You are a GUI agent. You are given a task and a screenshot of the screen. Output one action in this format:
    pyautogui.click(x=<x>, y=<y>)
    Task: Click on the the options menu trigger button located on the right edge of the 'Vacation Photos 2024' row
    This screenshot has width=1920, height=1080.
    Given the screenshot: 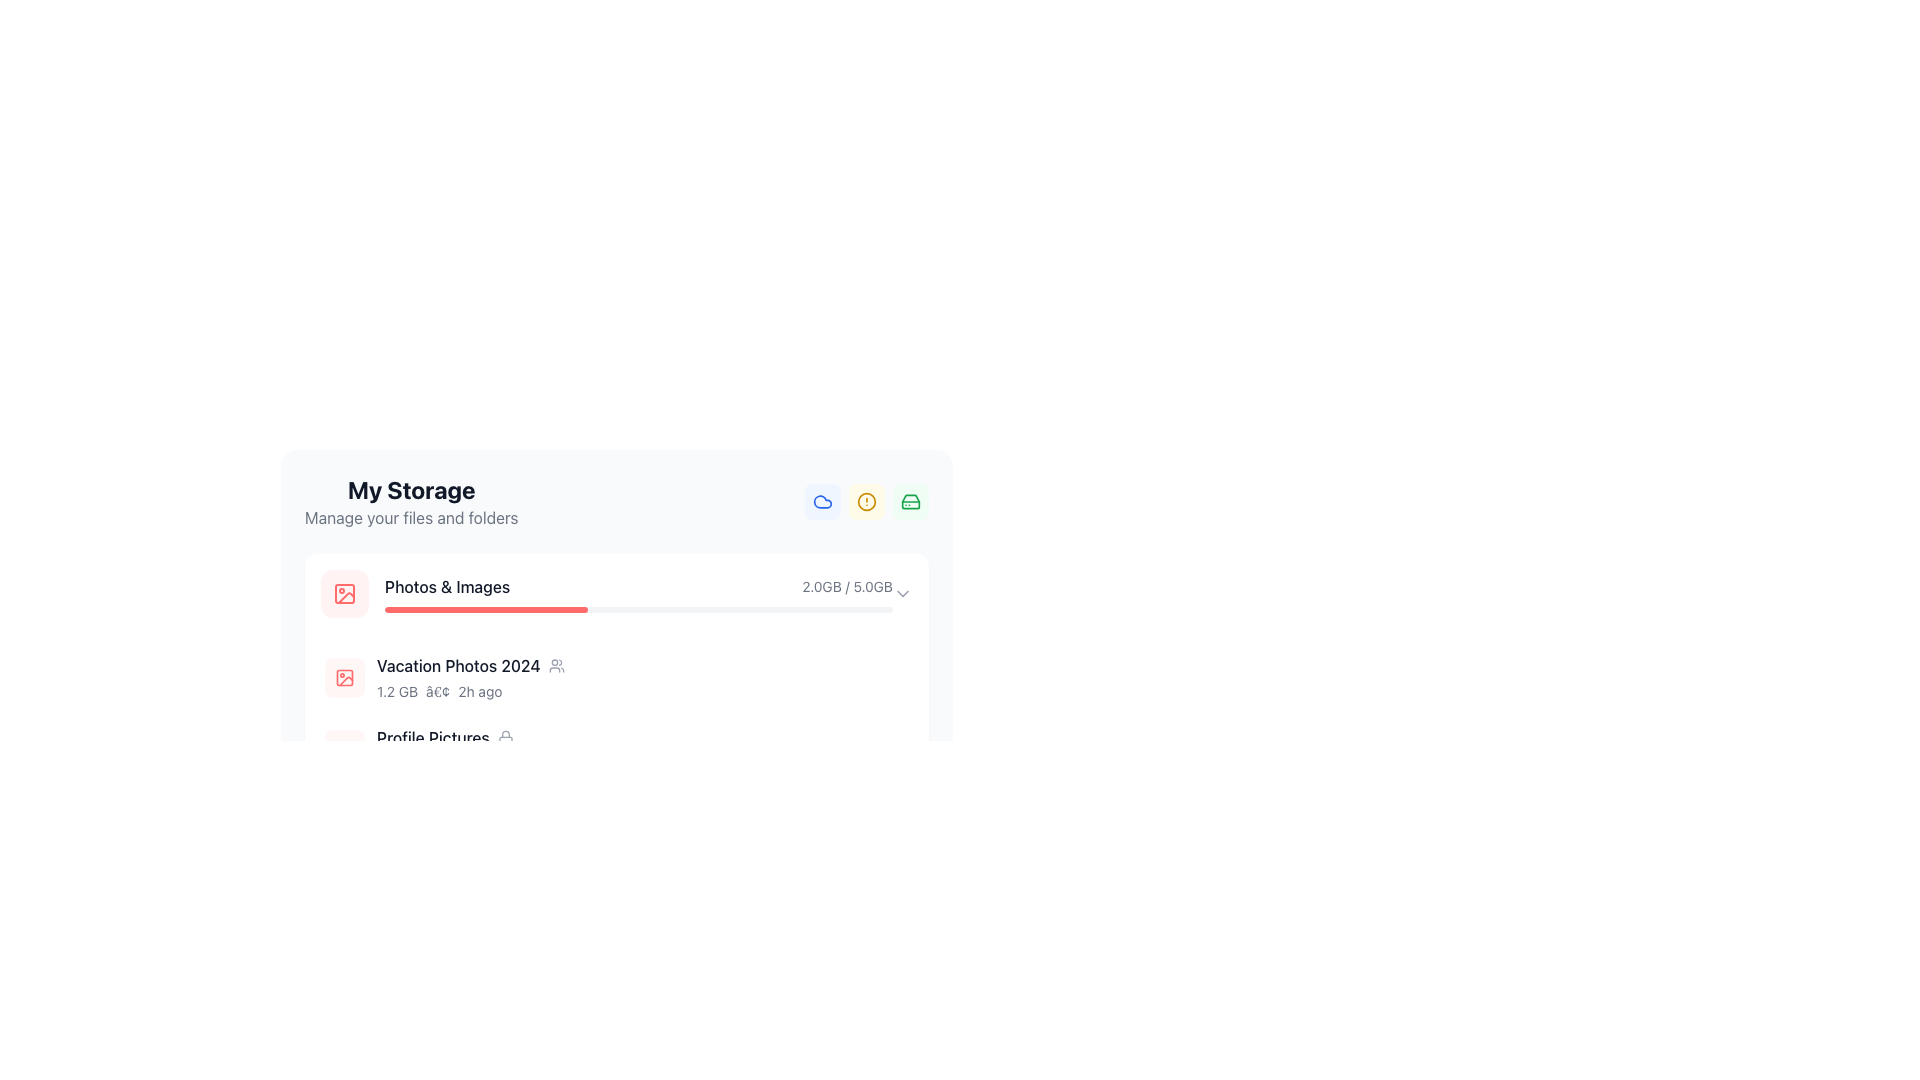 What is the action you would take?
    pyautogui.click(x=891, y=677)
    